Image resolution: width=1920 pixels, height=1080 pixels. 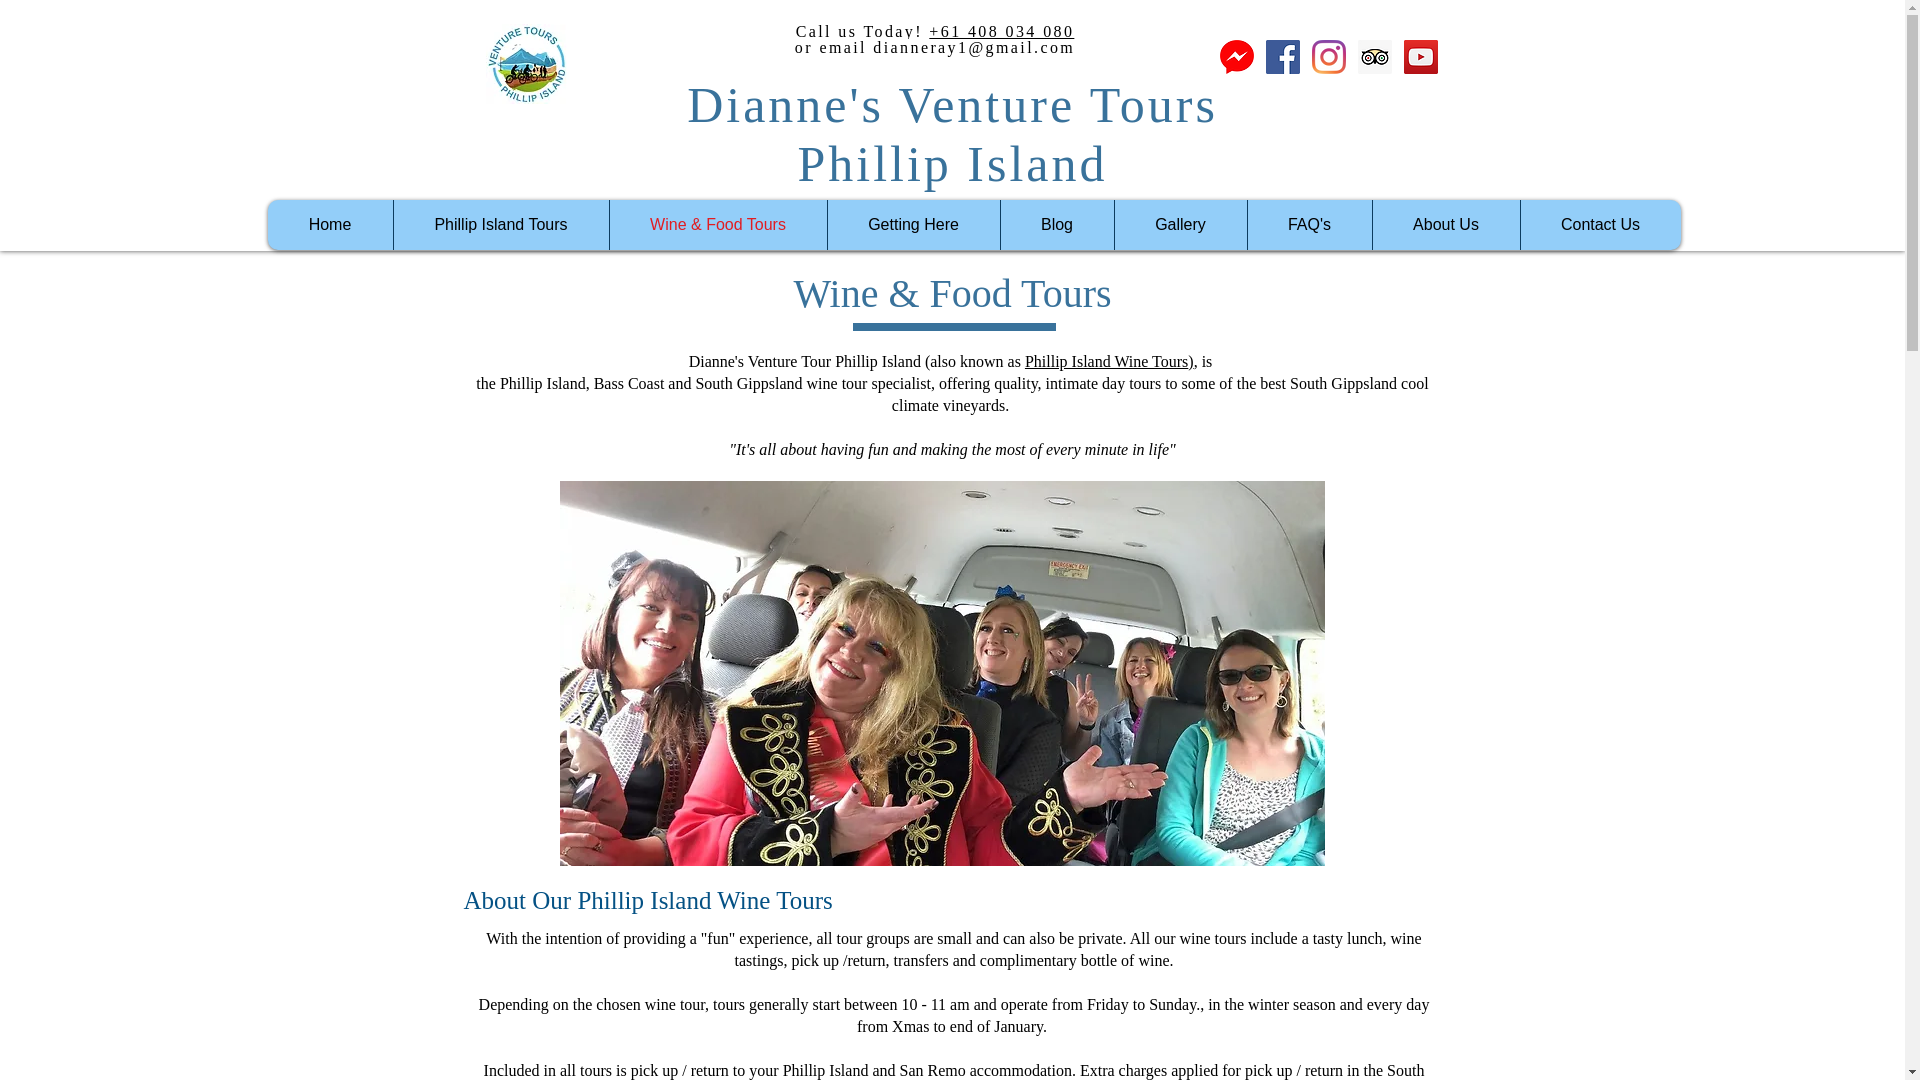 What do you see at coordinates (716, 224) in the screenshot?
I see `'Wine & Food Tours'` at bounding box center [716, 224].